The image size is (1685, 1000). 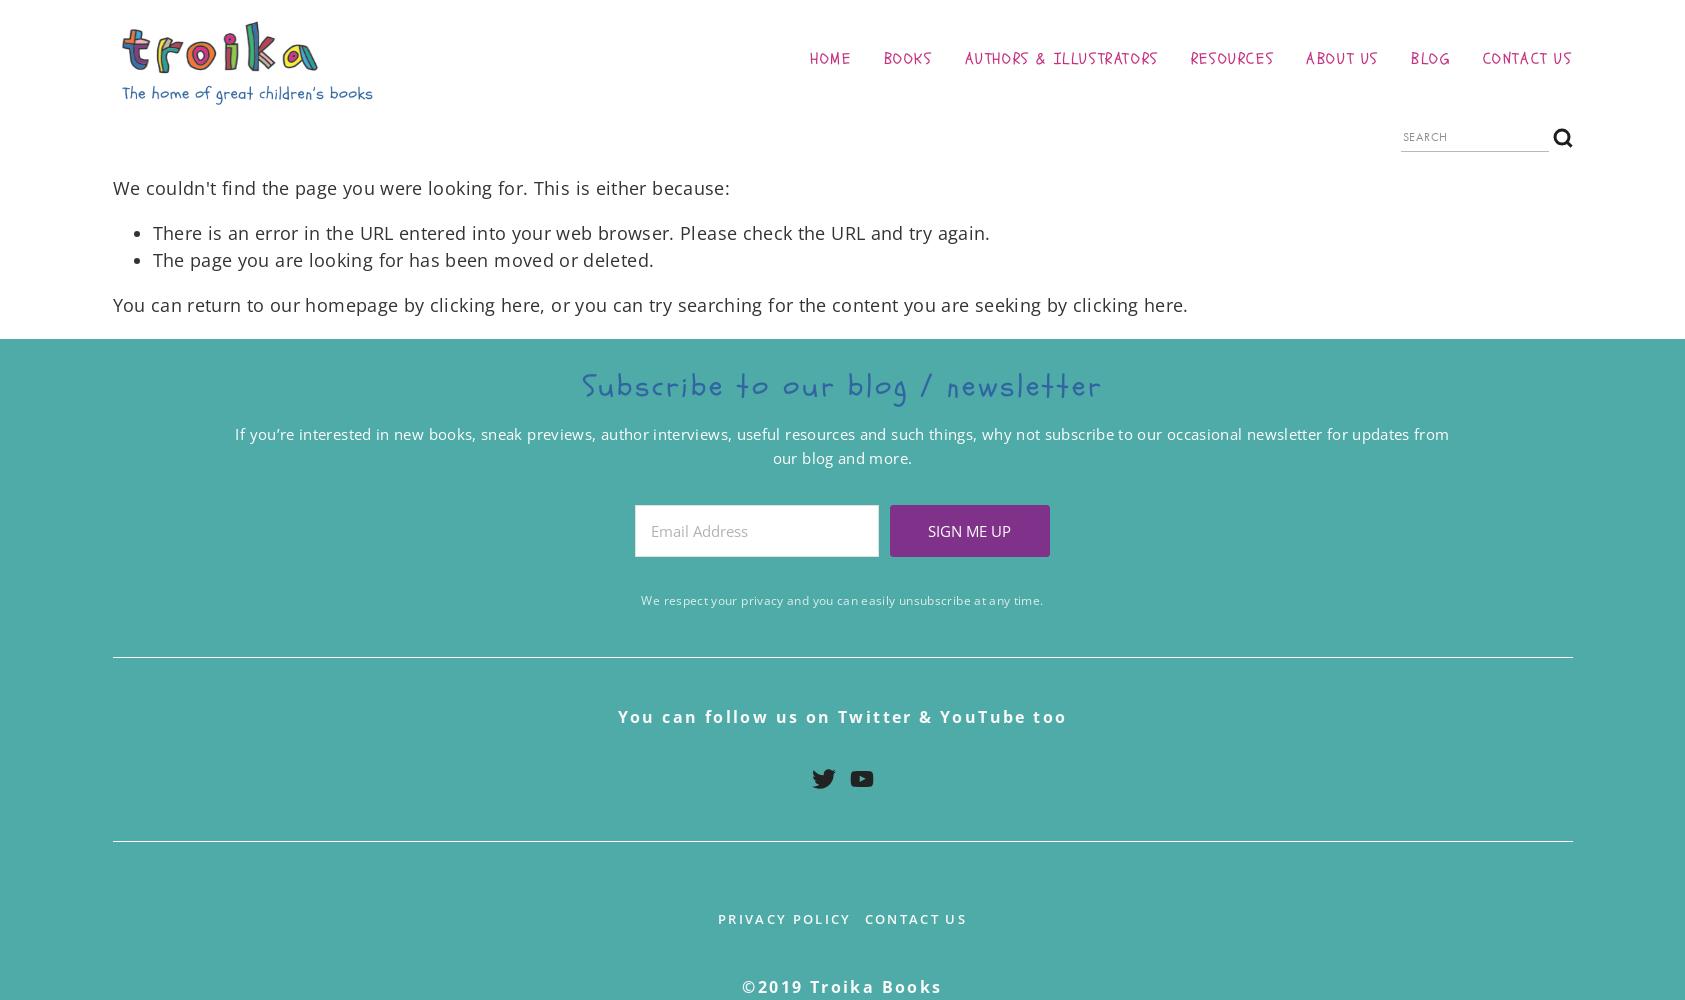 I want to click on 'Books', so click(x=907, y=58).